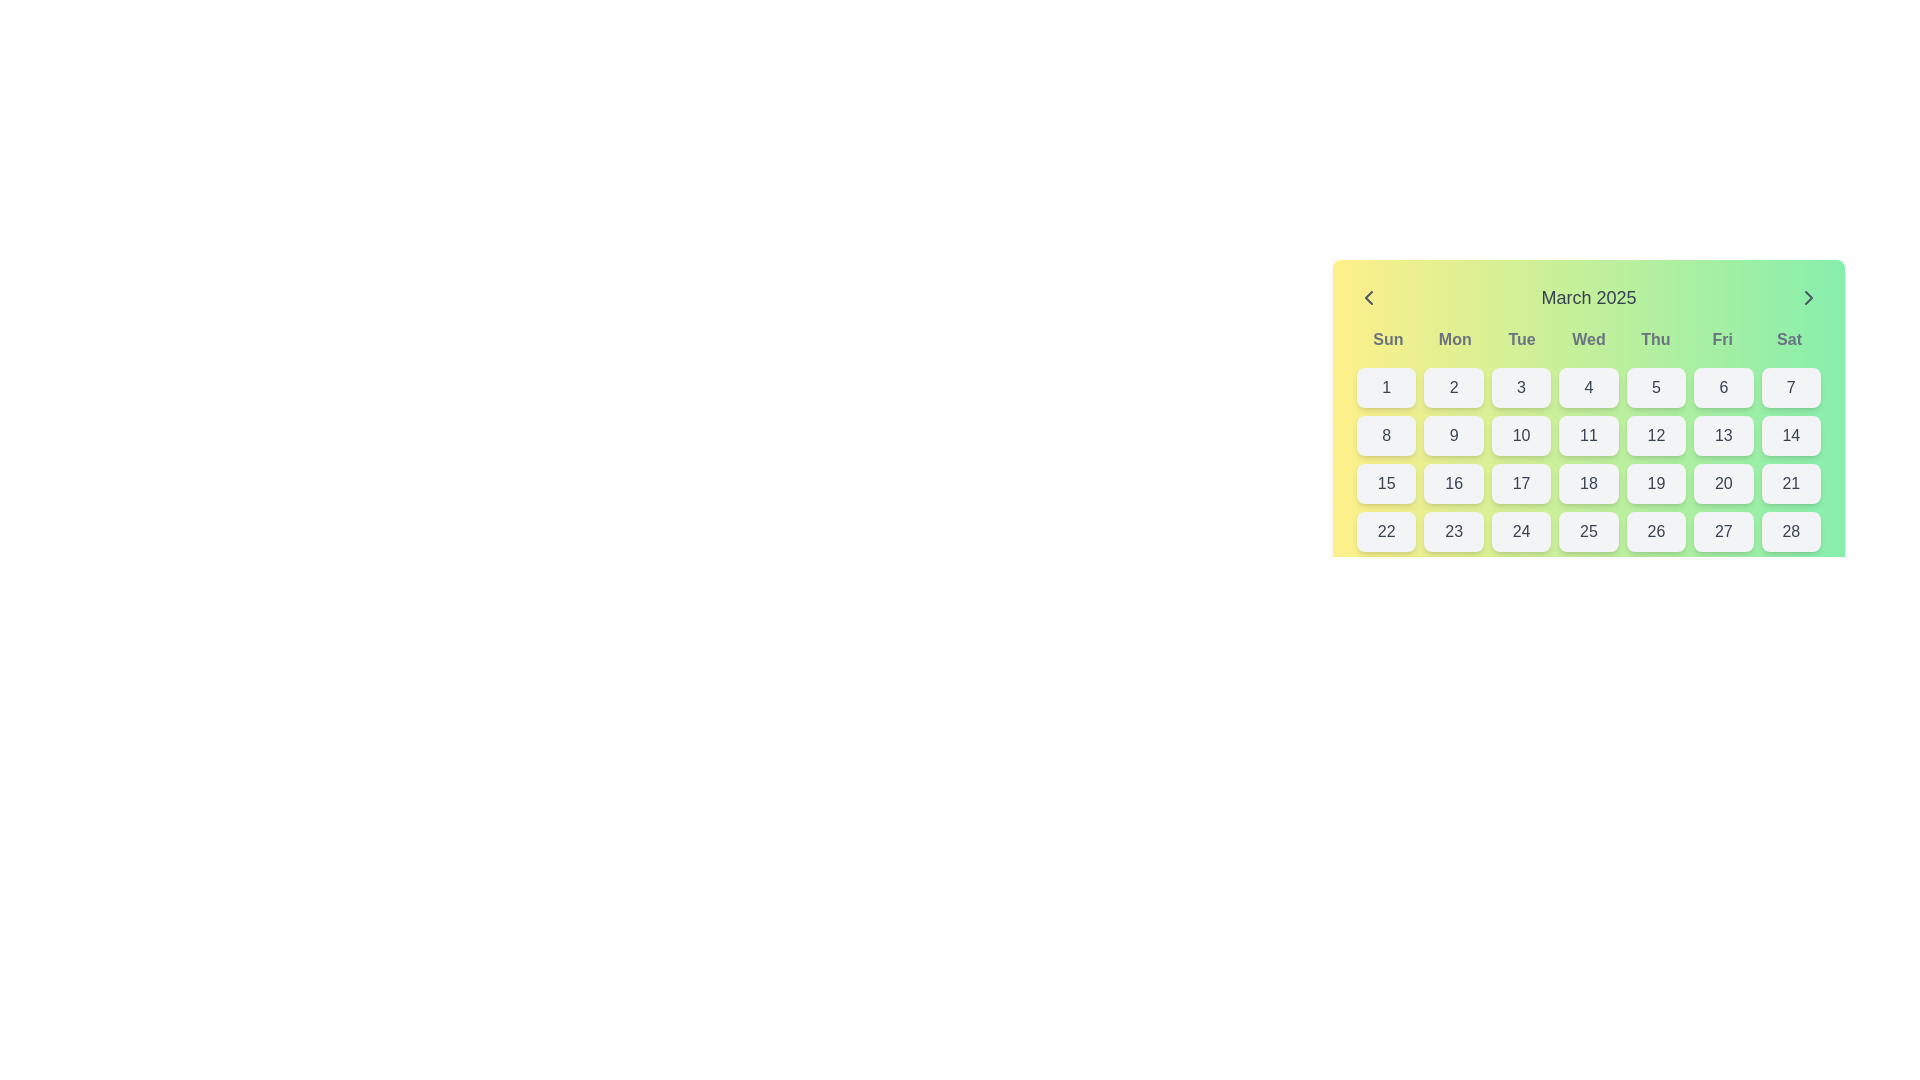 The width and height of the screenshot is (1920, 1080). What do you see at coordinates (1454, 531) in the screenshot?
I see `the day selector button located in the bottom row of the calendar grid, specifically the second element from the left, to trigger hover effects` at bounding box center [1454, 531].